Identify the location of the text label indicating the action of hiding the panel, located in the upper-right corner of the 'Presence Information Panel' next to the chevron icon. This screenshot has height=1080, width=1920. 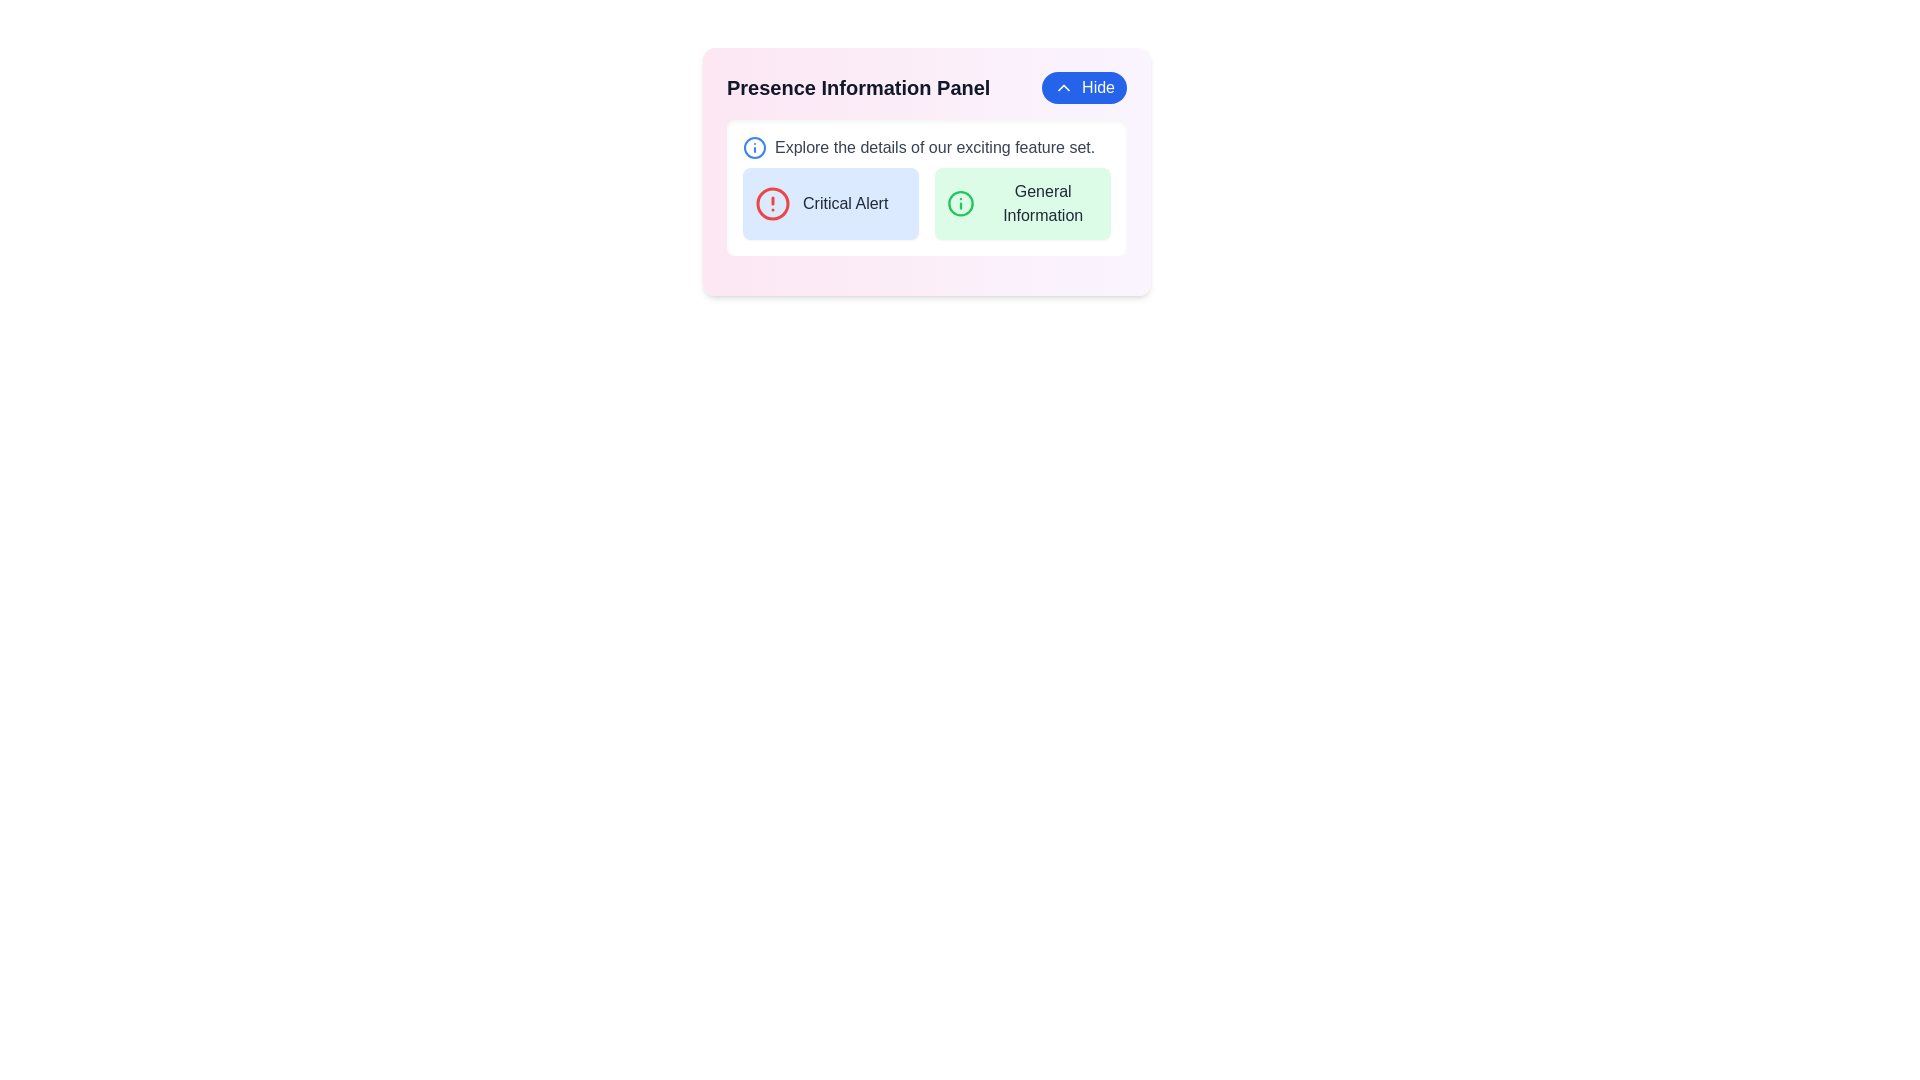
(1097, 87).